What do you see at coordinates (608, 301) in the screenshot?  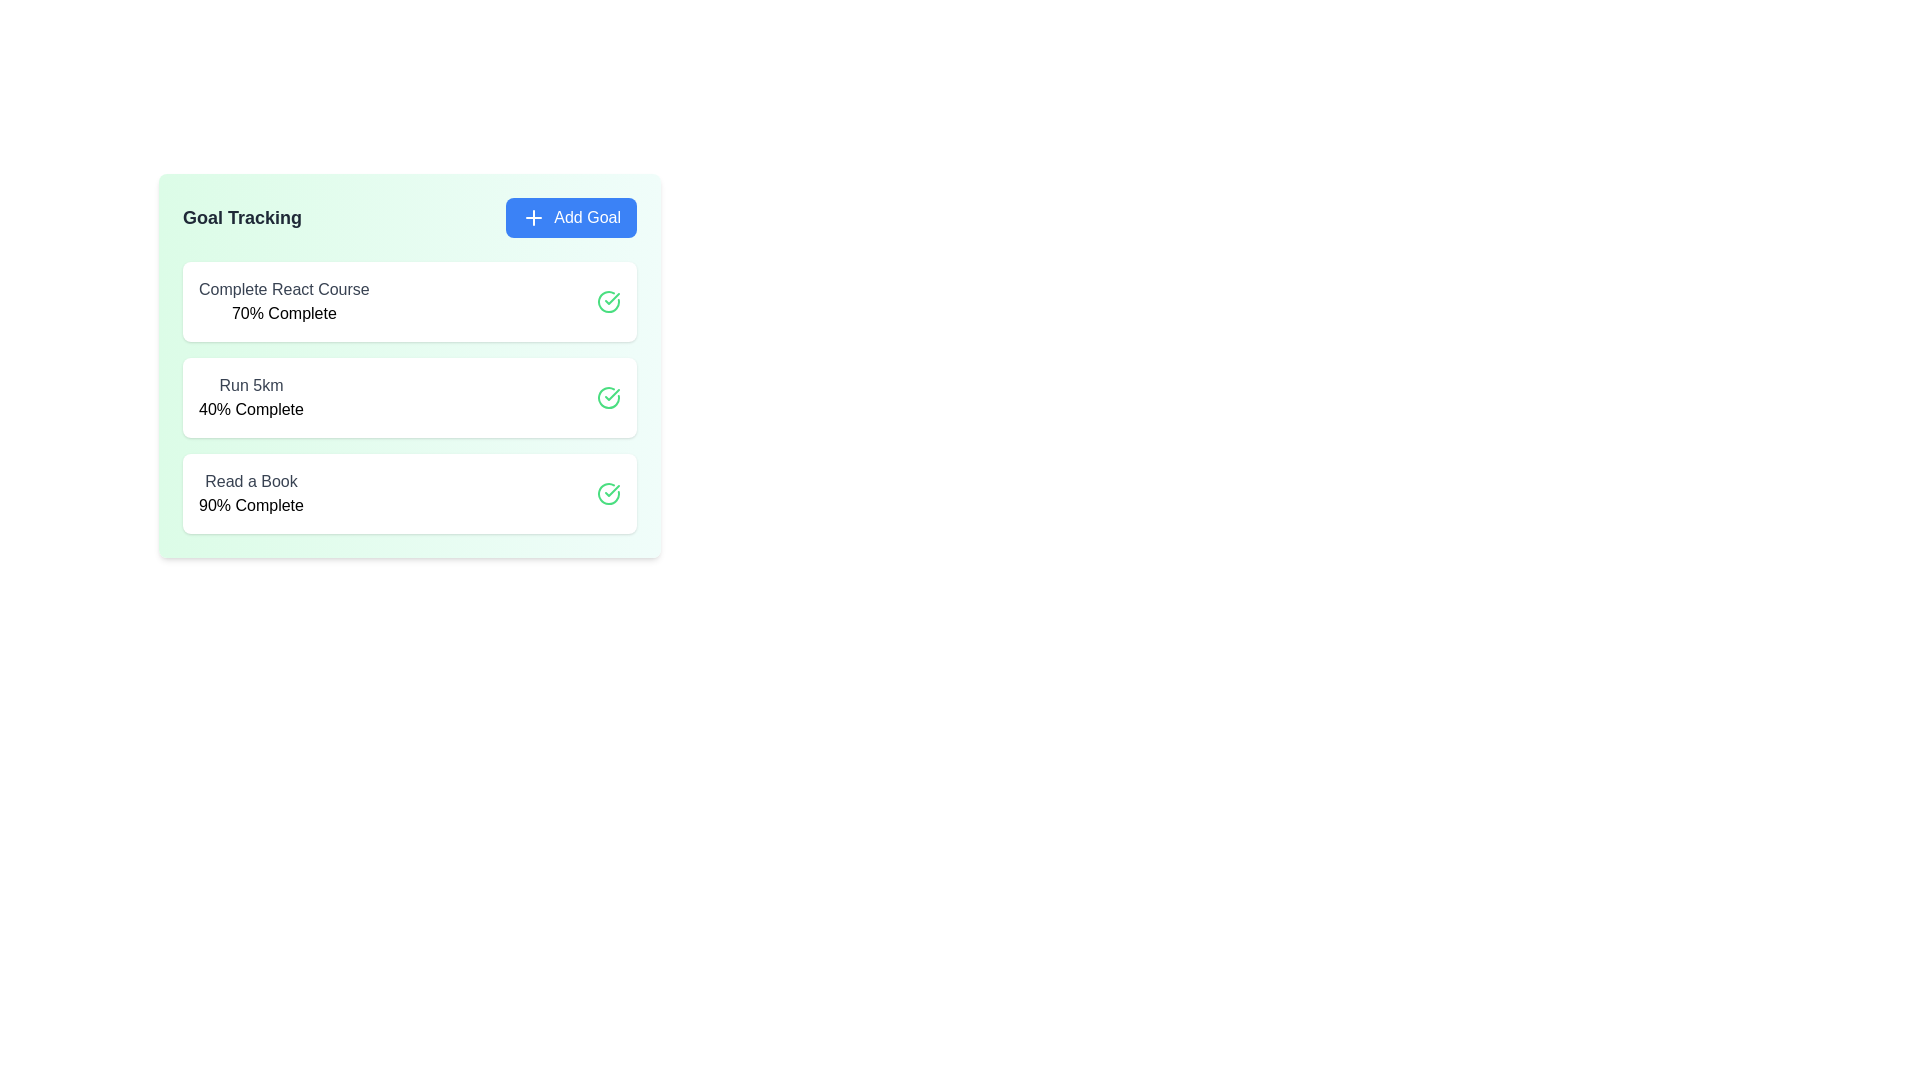 I see `the visual indicator icon for the completed task within the 'Complete React Course 70% Complete' card, located on the top-right corner adjacent to the text` at bounding box center [608, 301].